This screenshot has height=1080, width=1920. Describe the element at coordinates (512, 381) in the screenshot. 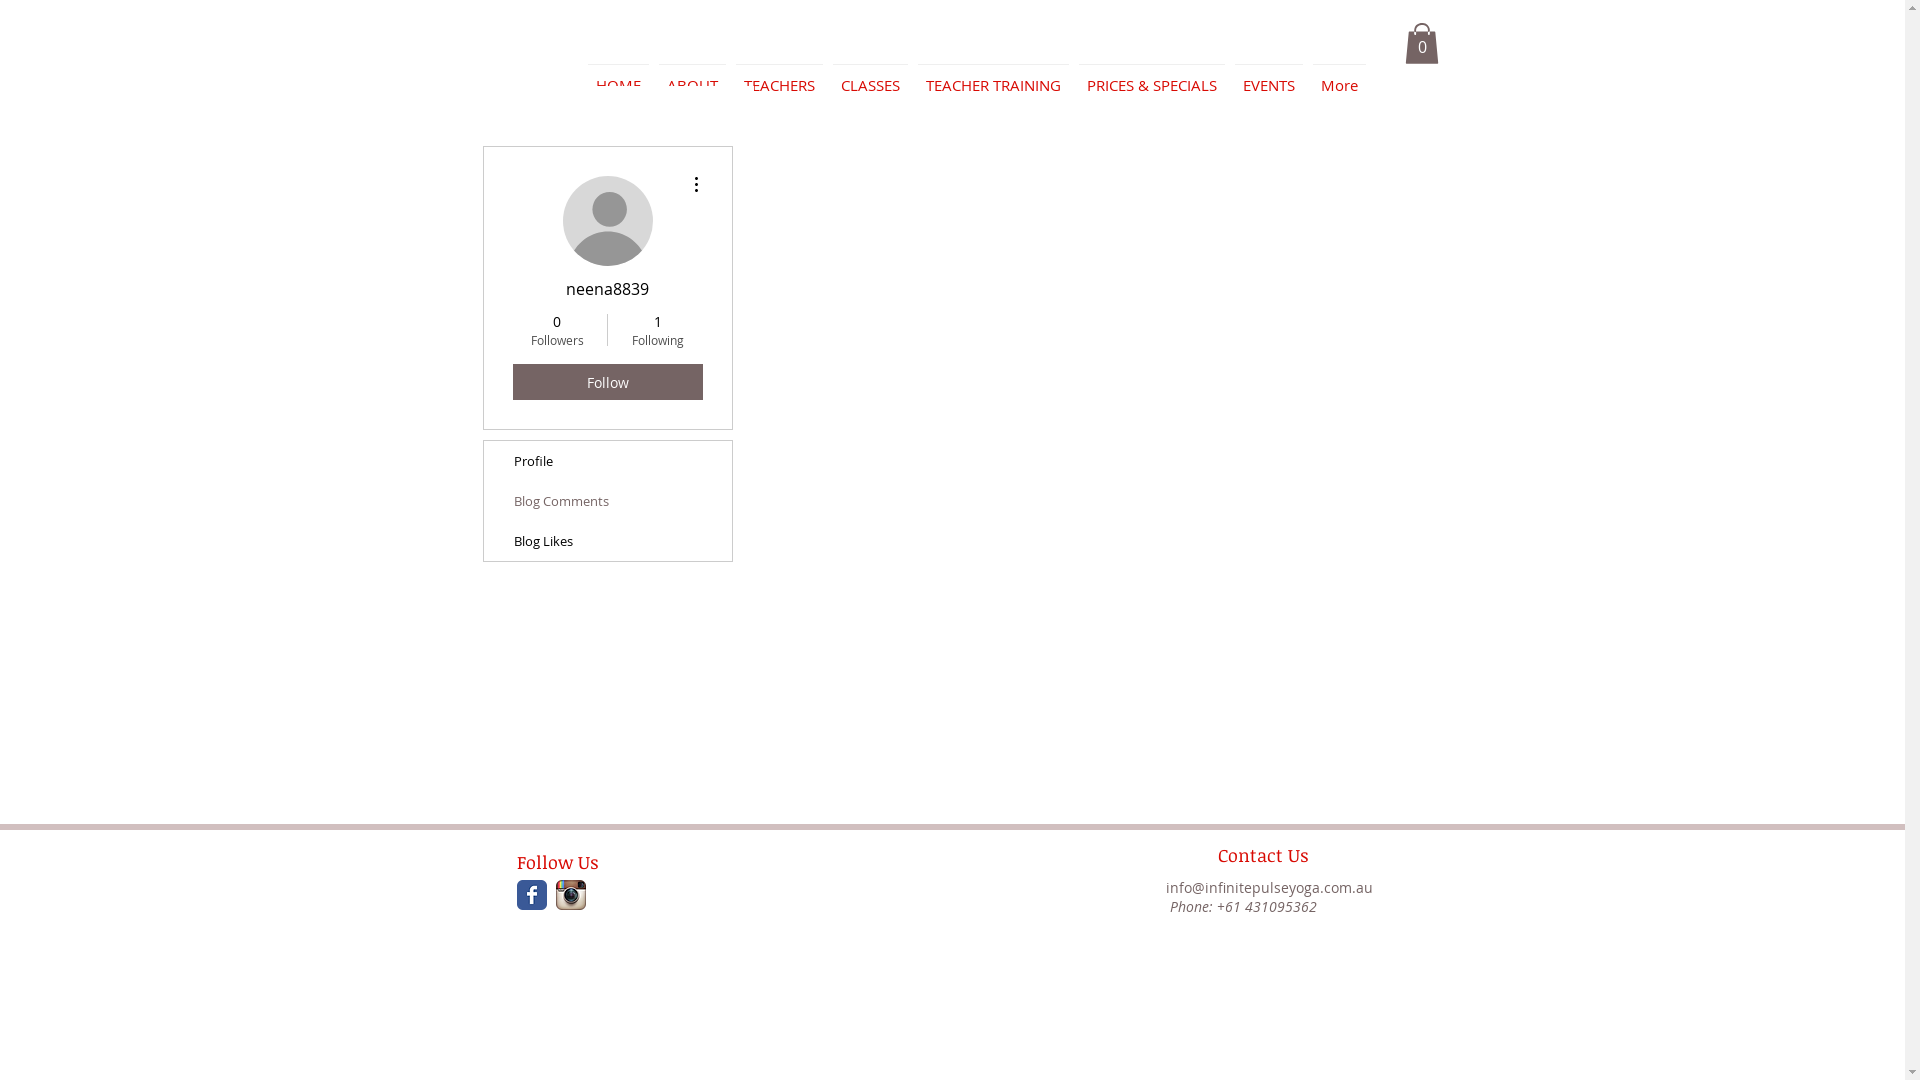

I see `'Follow'` at that location.